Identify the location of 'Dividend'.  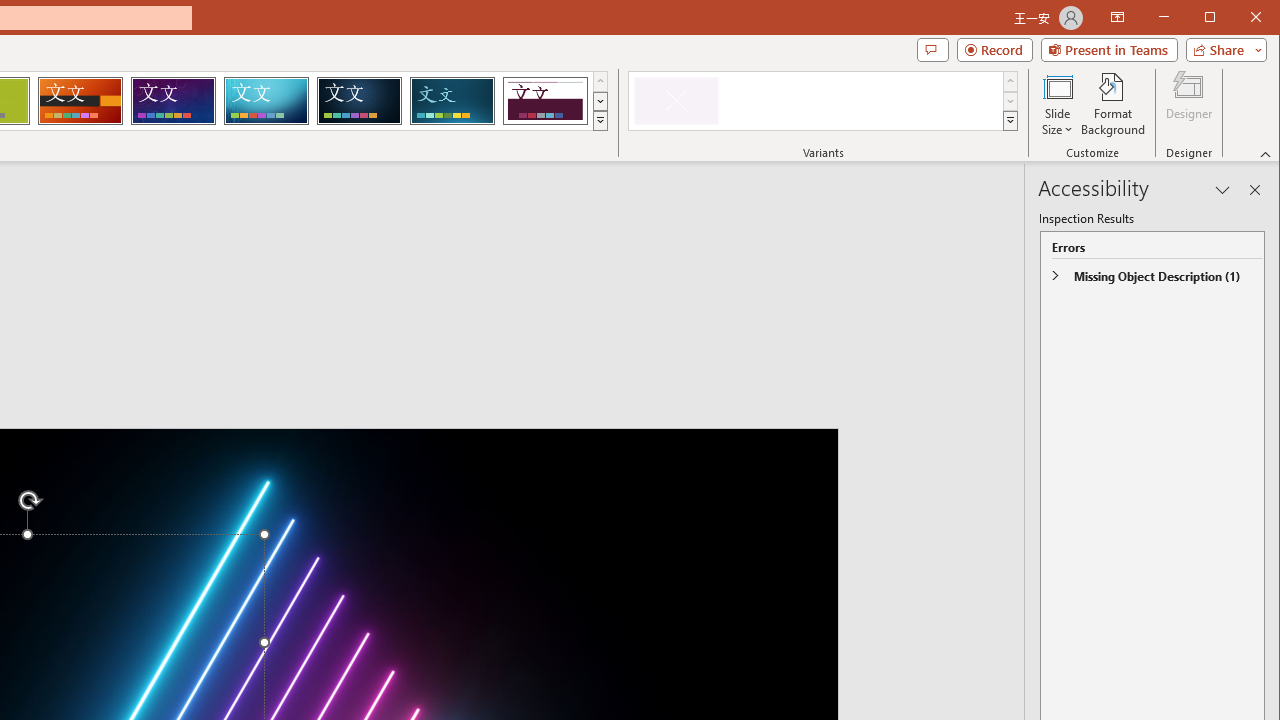
(545, 100).